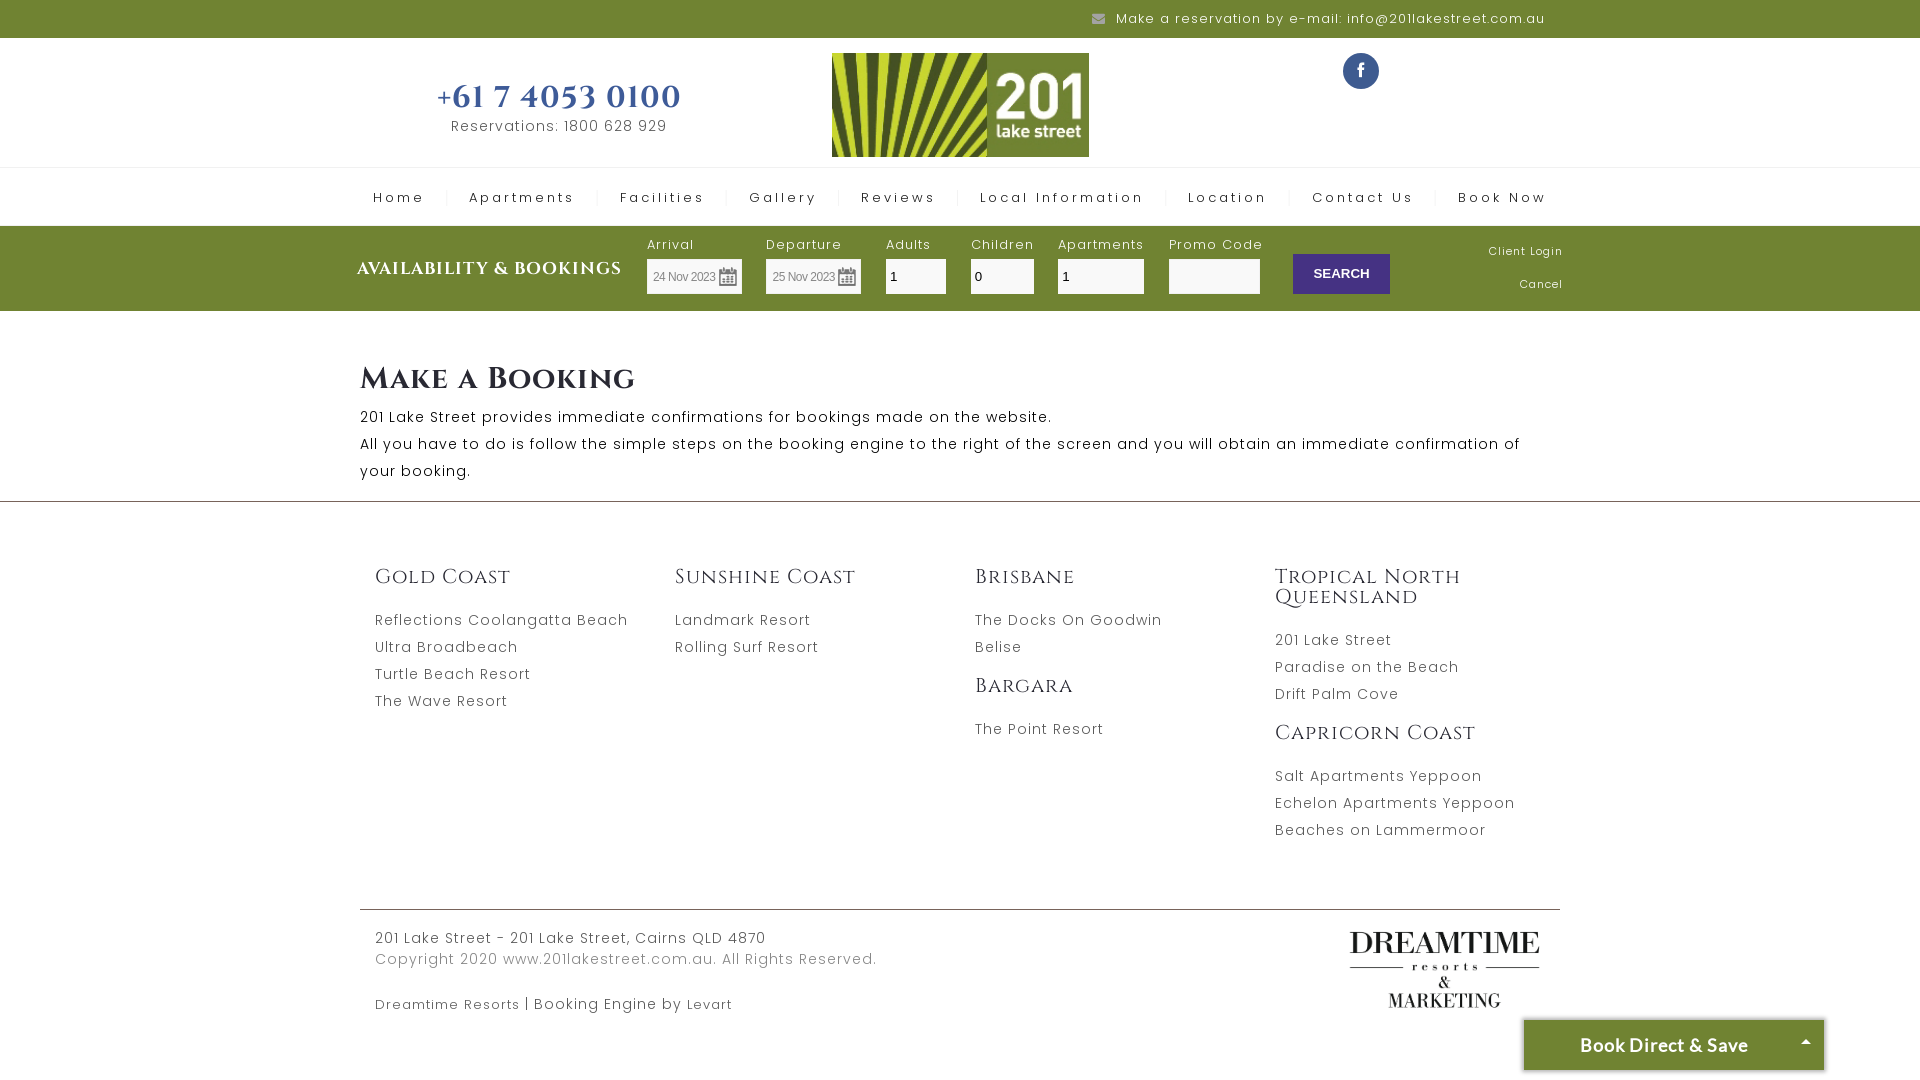 The image size is (1920, 1080). I want to click on 'Cancel', so click(1520, 284).